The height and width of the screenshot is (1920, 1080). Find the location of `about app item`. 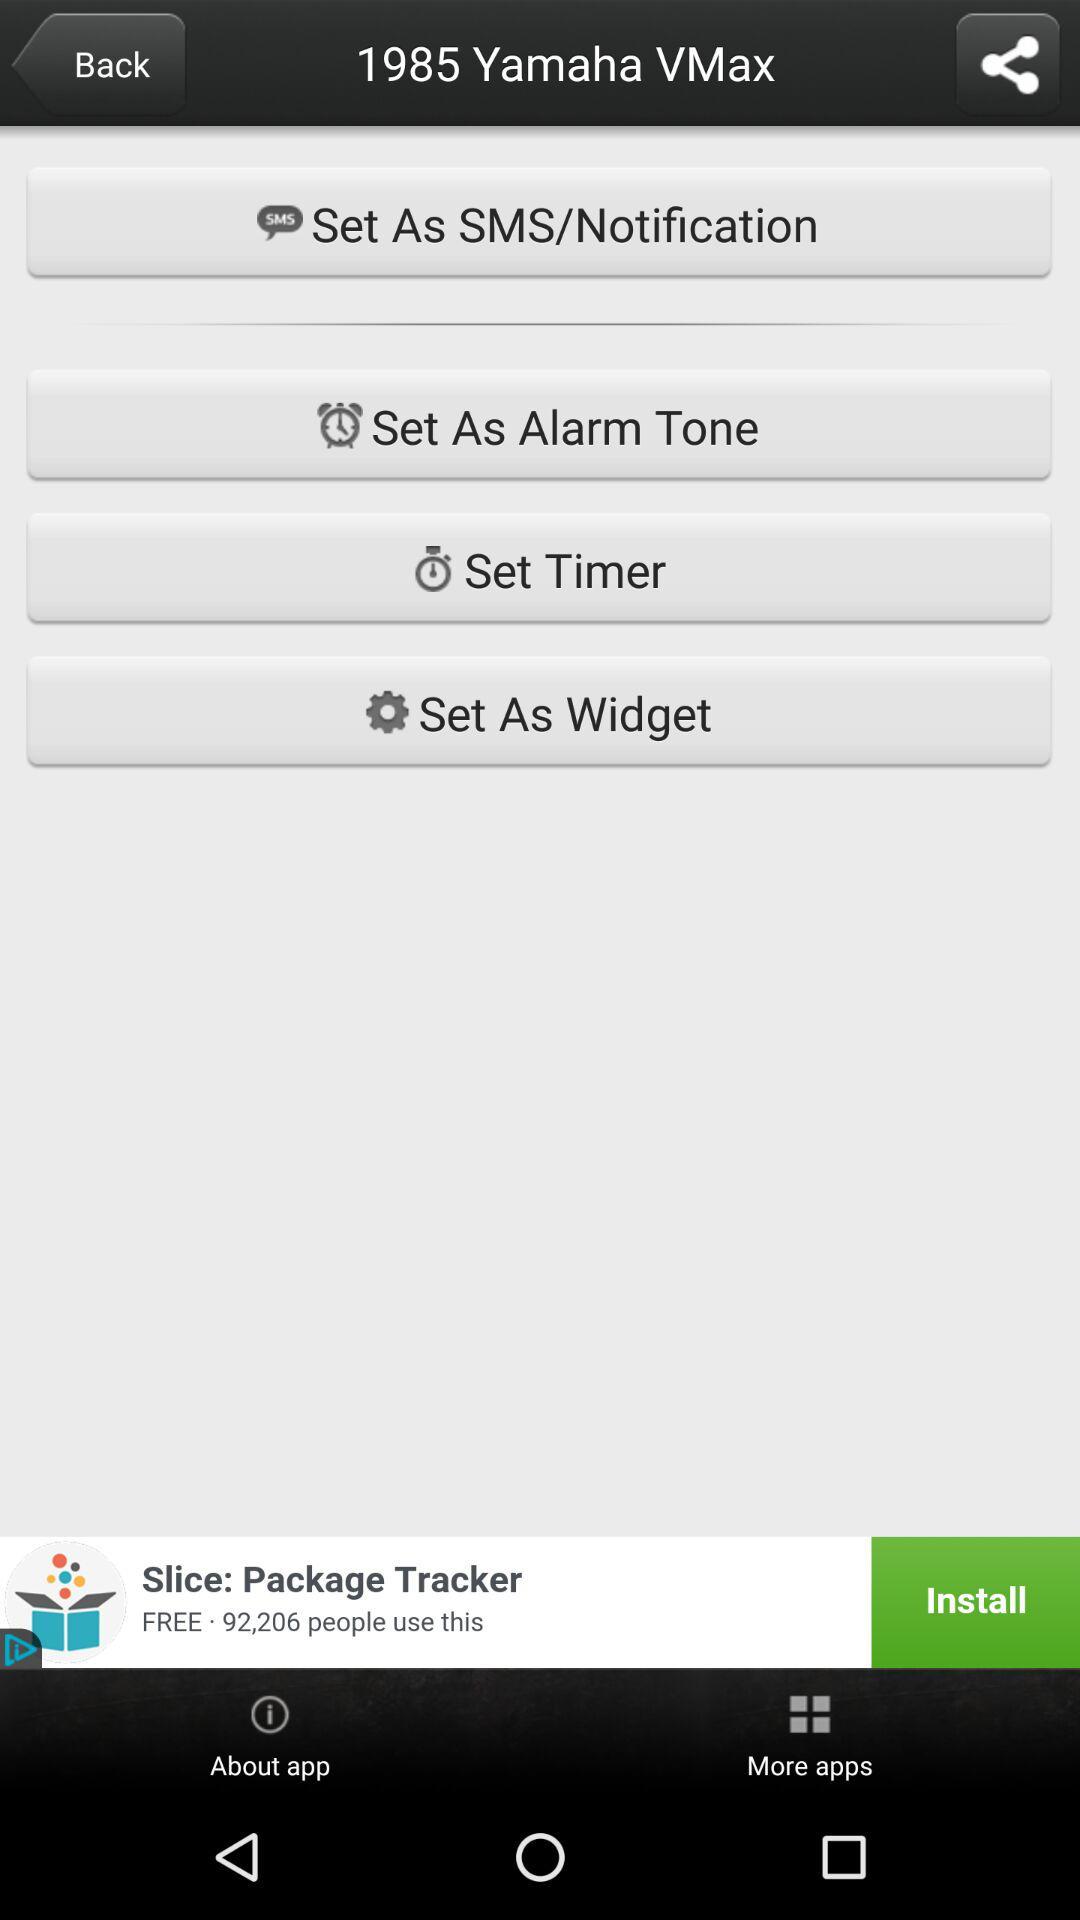

about app item is located at coordinates (270, 1732).